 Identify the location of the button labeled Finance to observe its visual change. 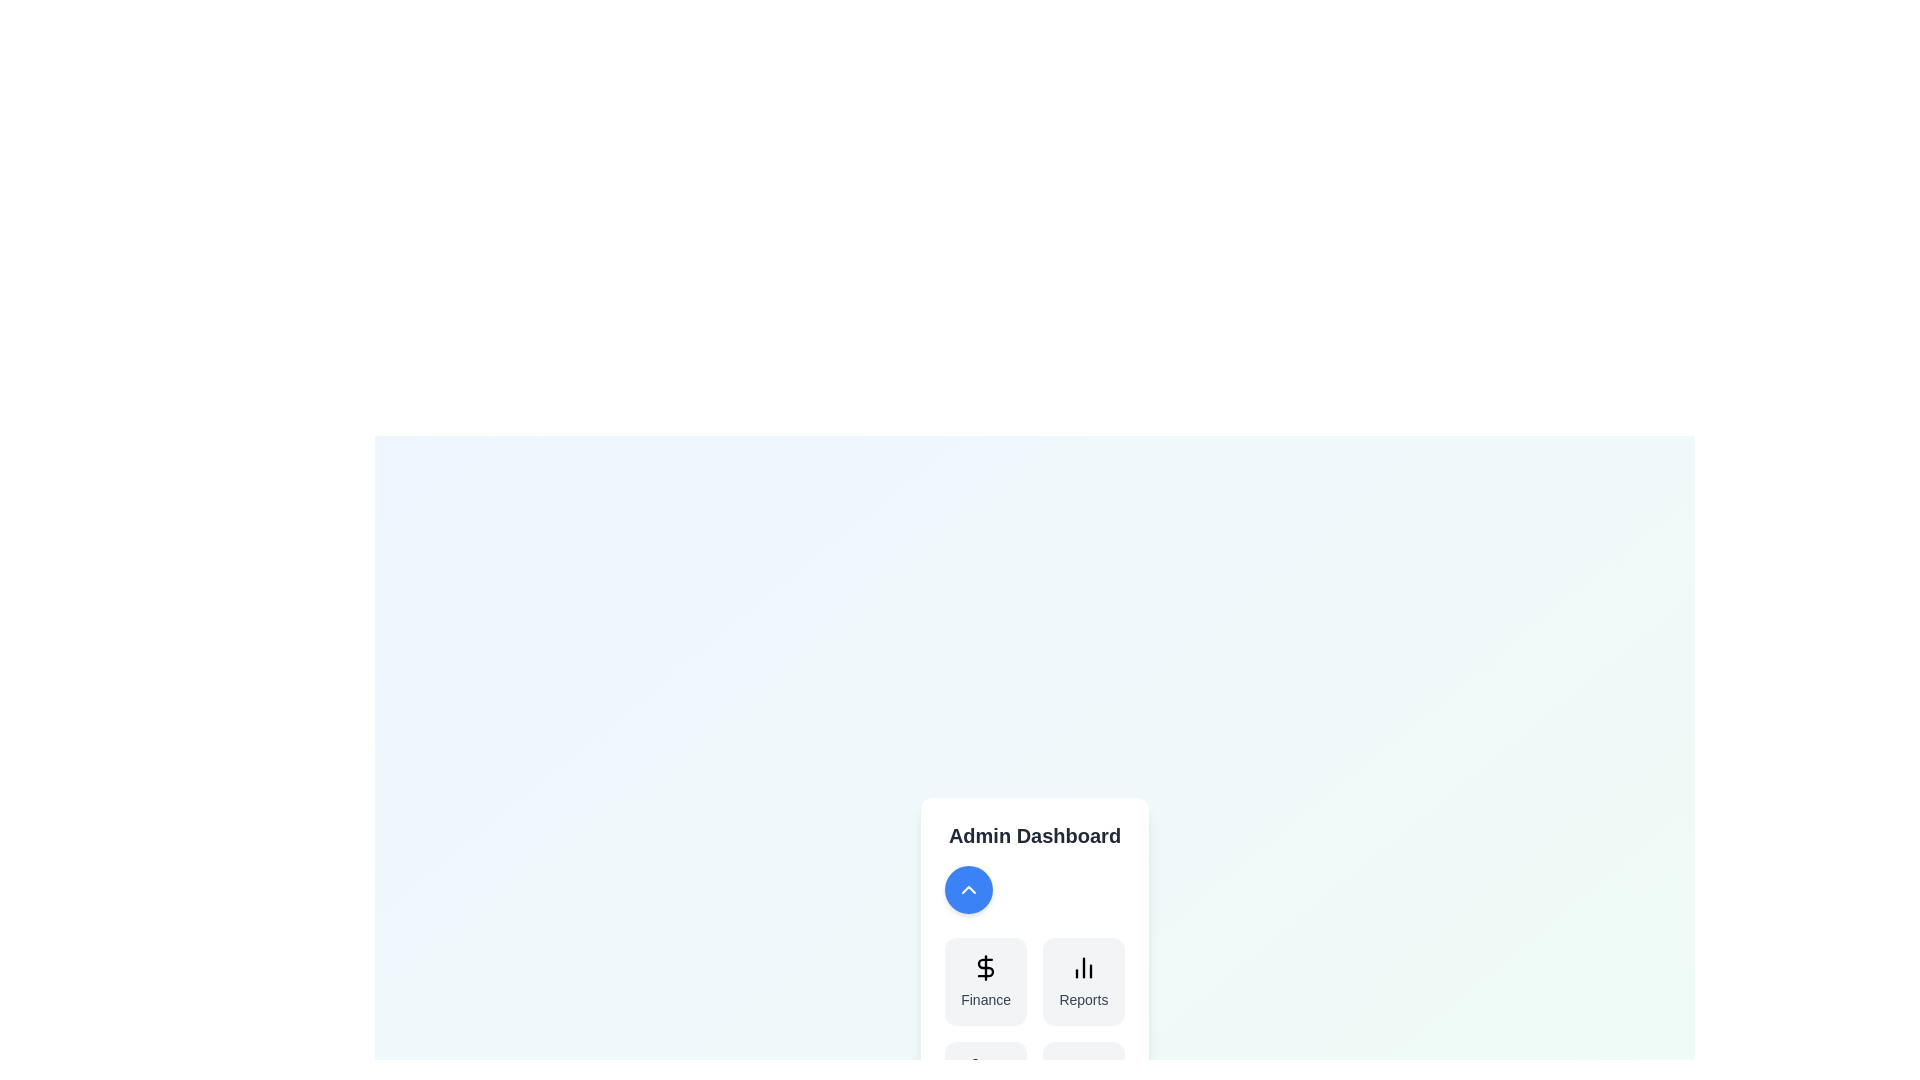
(986, 981).